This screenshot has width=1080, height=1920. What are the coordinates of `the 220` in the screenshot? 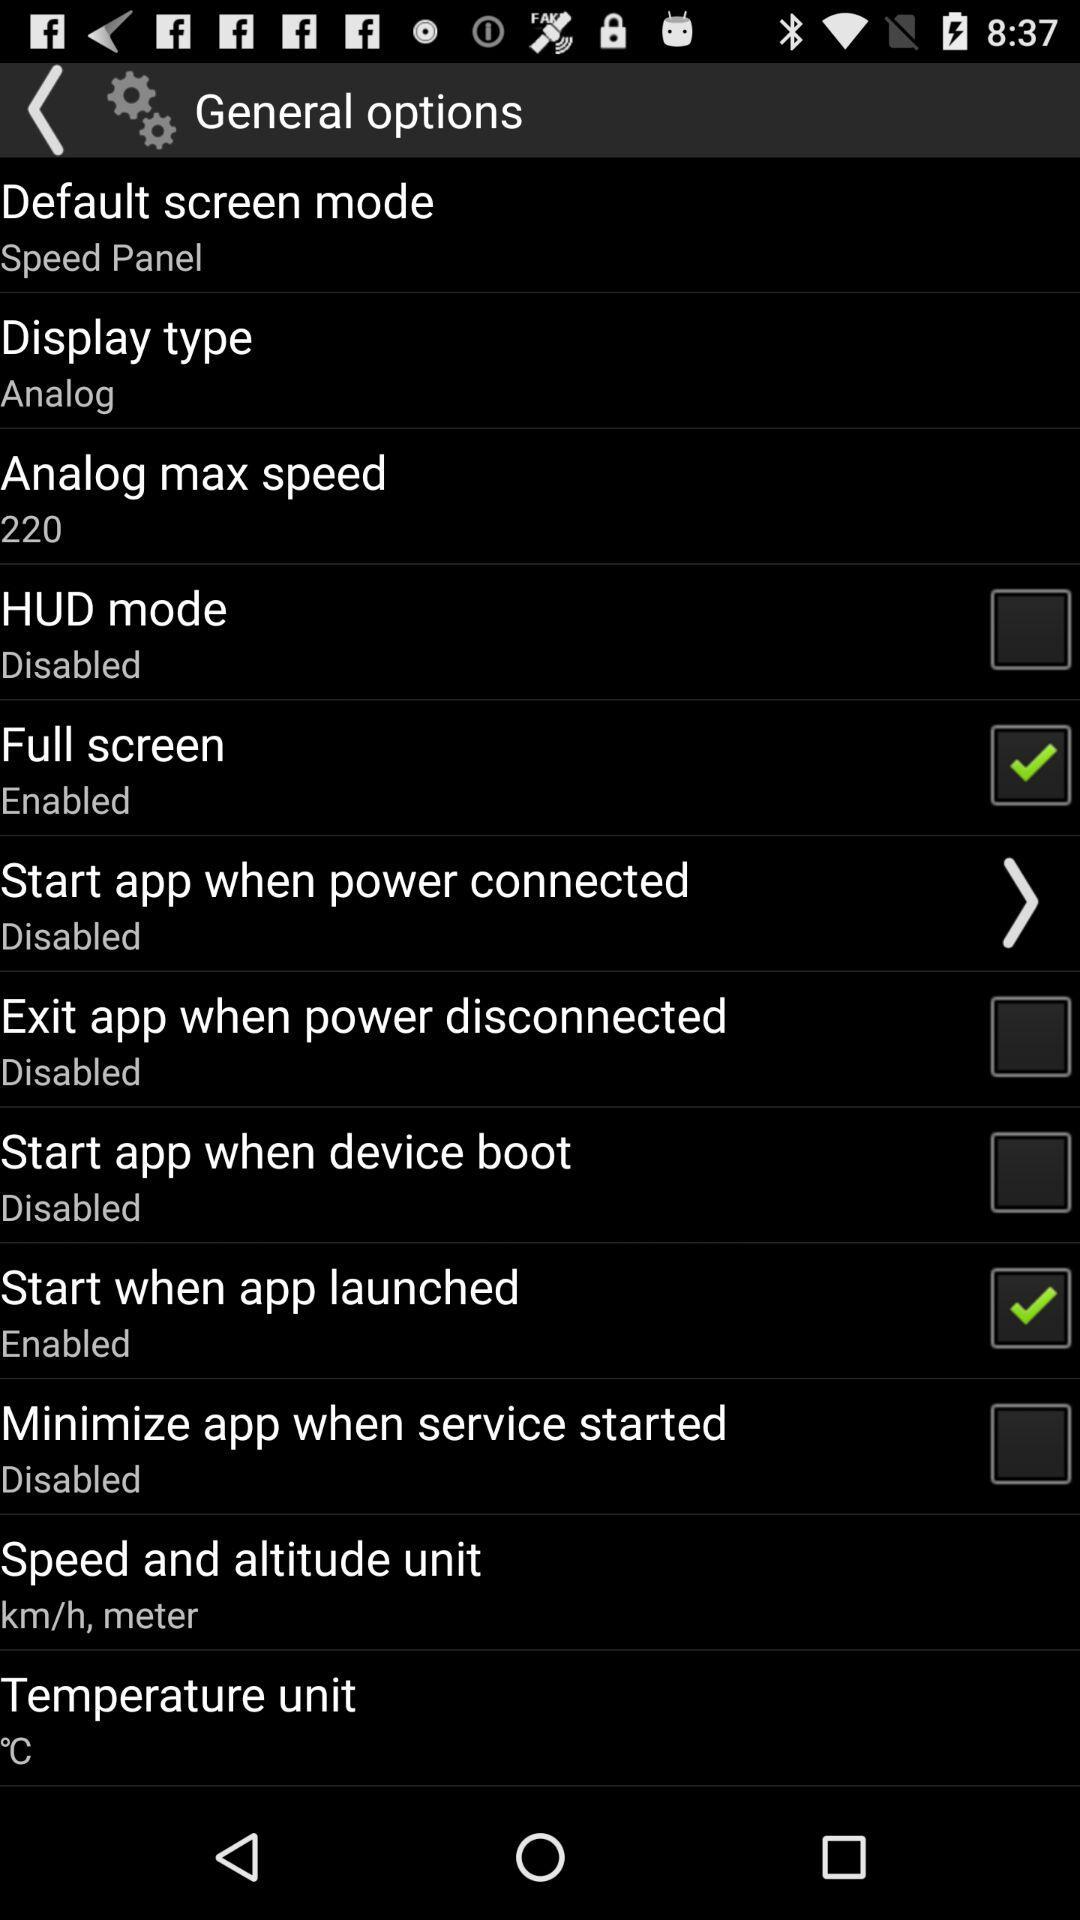 It's located at (31, 528).